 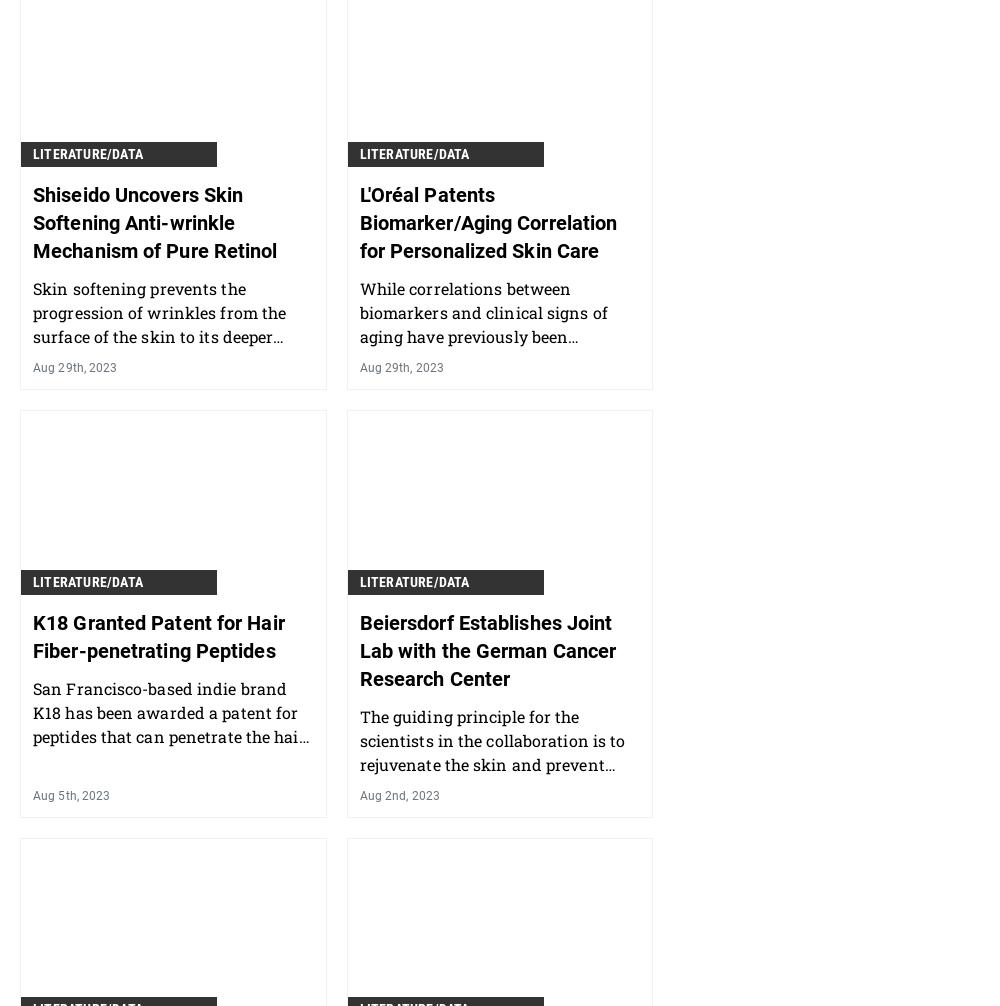 What do you see at coordinates (399, 794) in the screenshot?
I see `'Aug 2nd, 2023'` at bounding box center [399, 794].